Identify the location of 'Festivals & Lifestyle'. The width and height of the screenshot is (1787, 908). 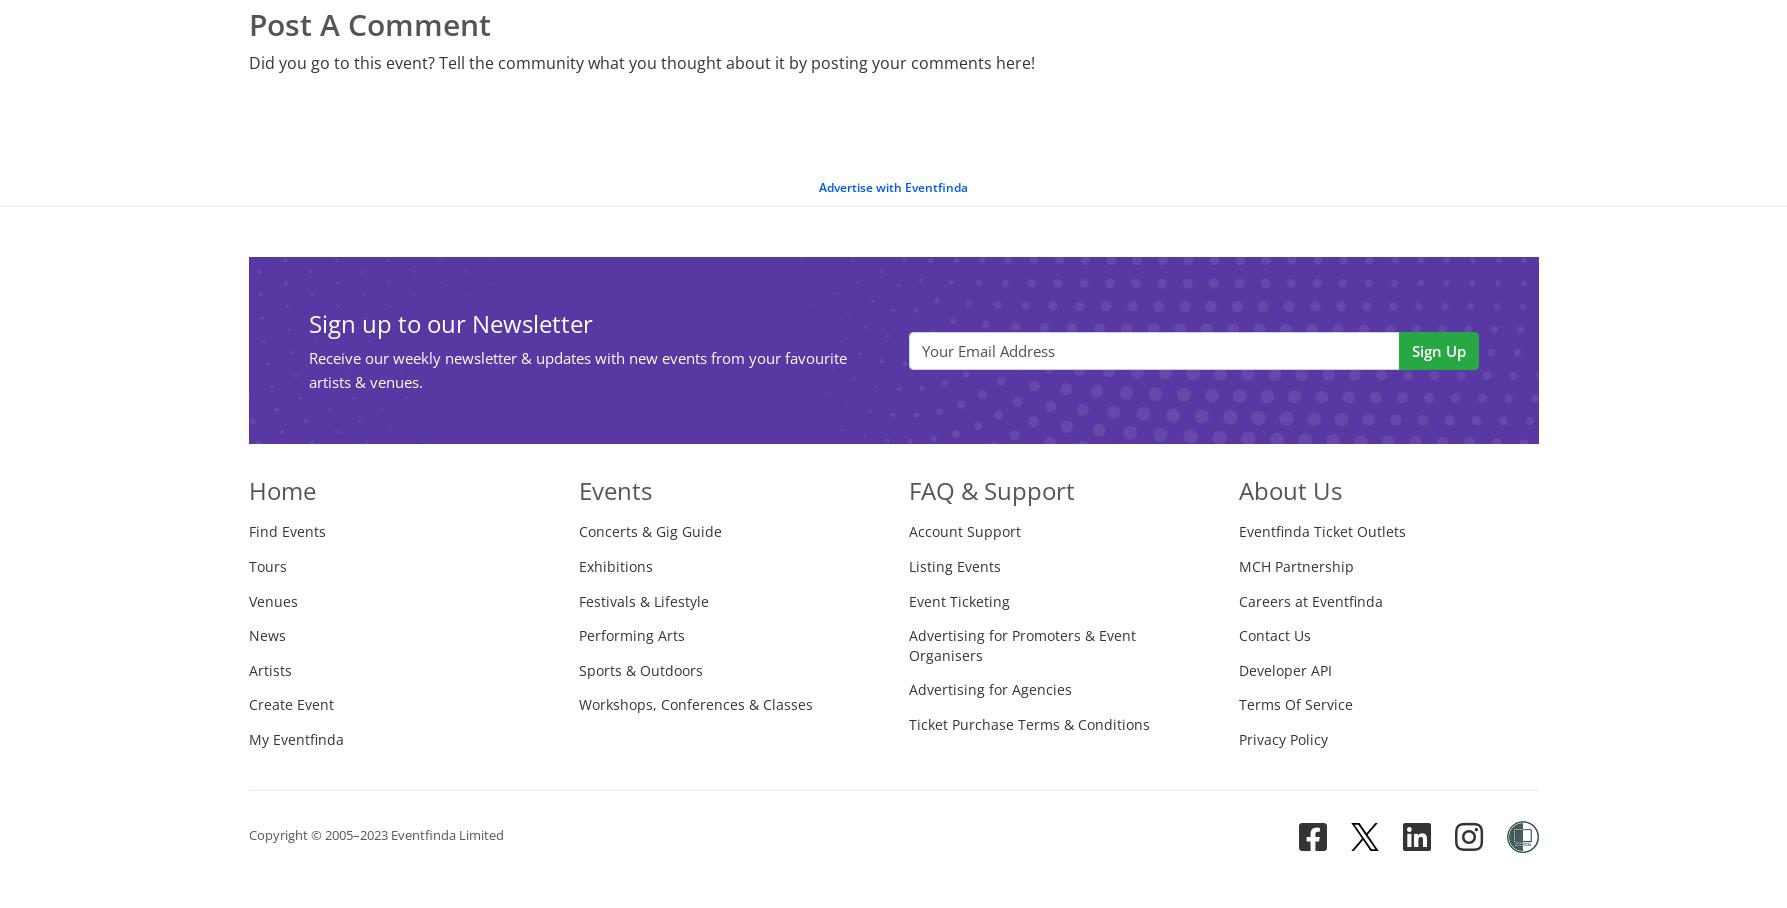
(641, 600).